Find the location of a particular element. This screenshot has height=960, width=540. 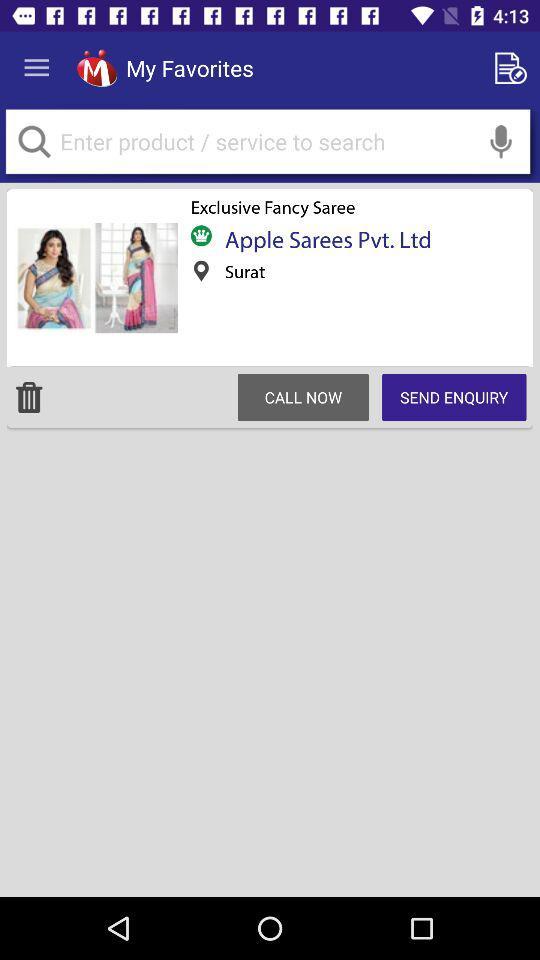

delete product is located at coordinates (28, 396).